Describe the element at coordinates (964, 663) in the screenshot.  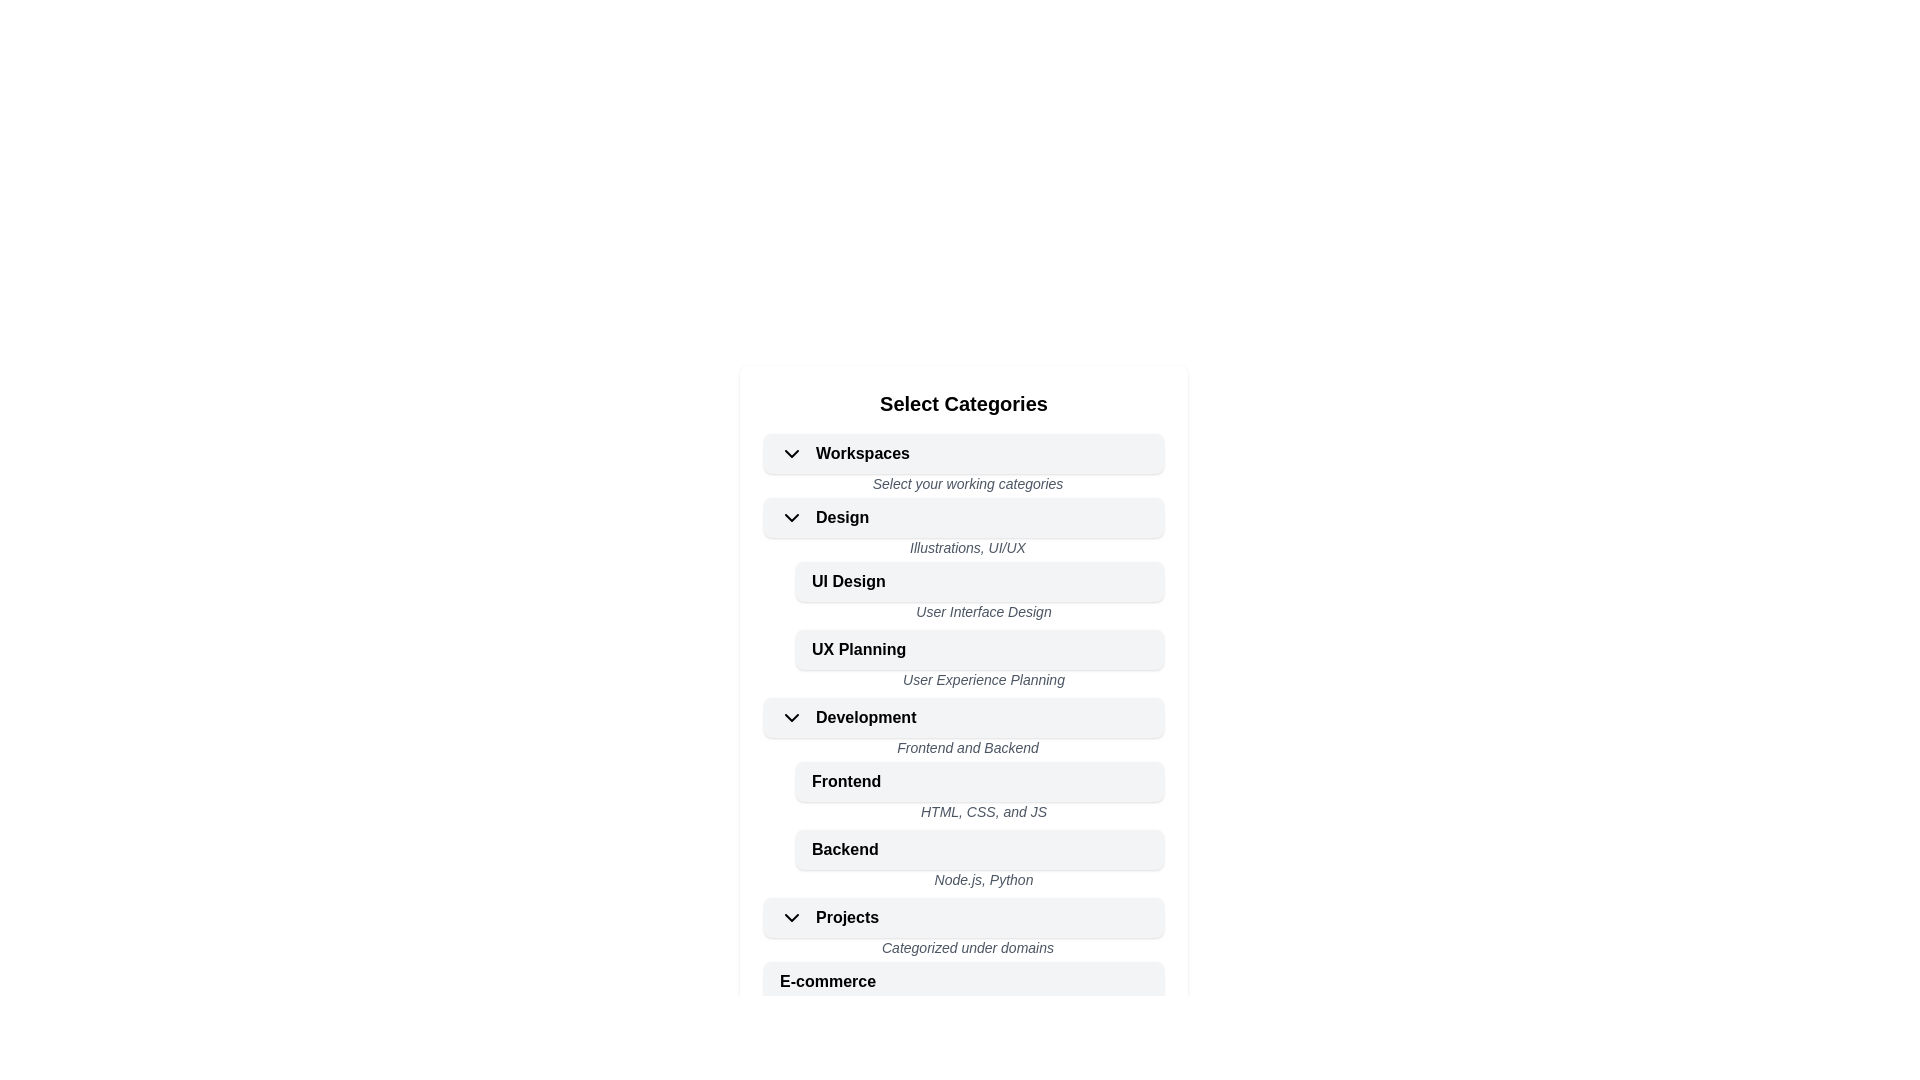
I see `the selectable list item labeled 'UX Planning'` at that location.